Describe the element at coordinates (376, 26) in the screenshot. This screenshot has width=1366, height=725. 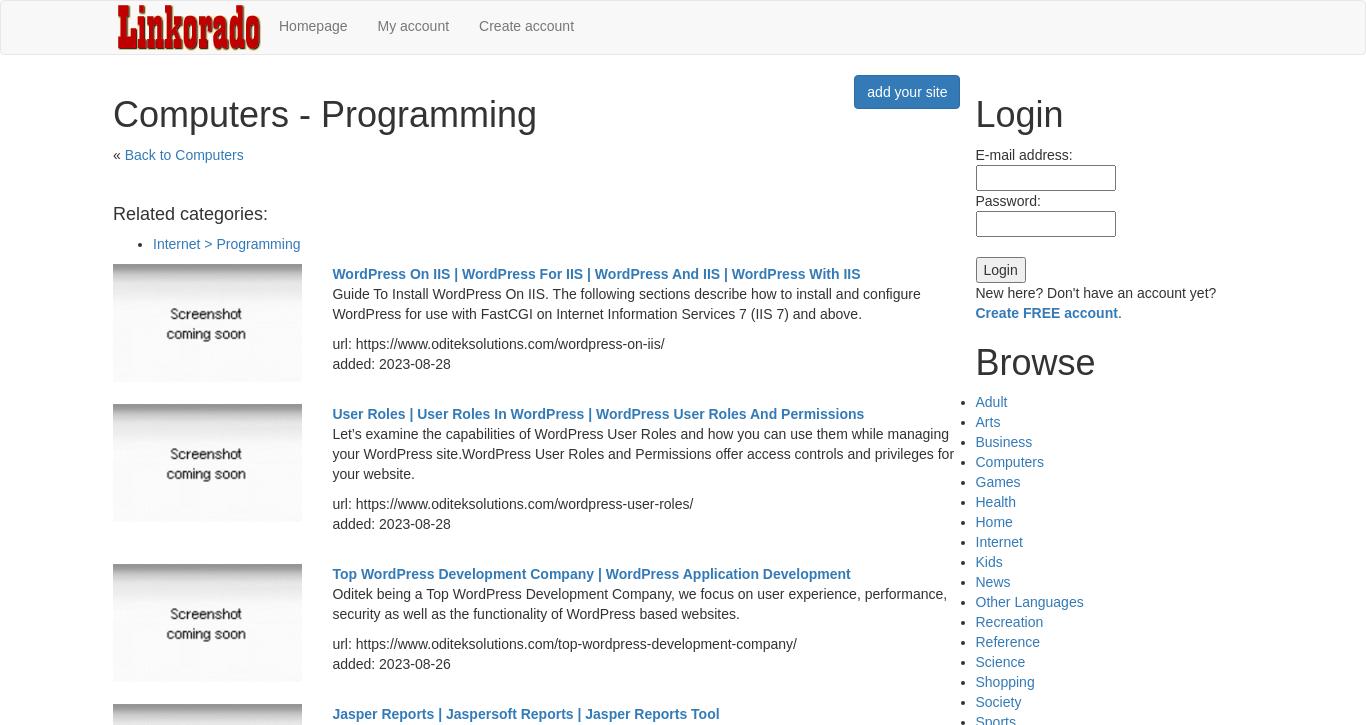
I see `'My account'` at that location.